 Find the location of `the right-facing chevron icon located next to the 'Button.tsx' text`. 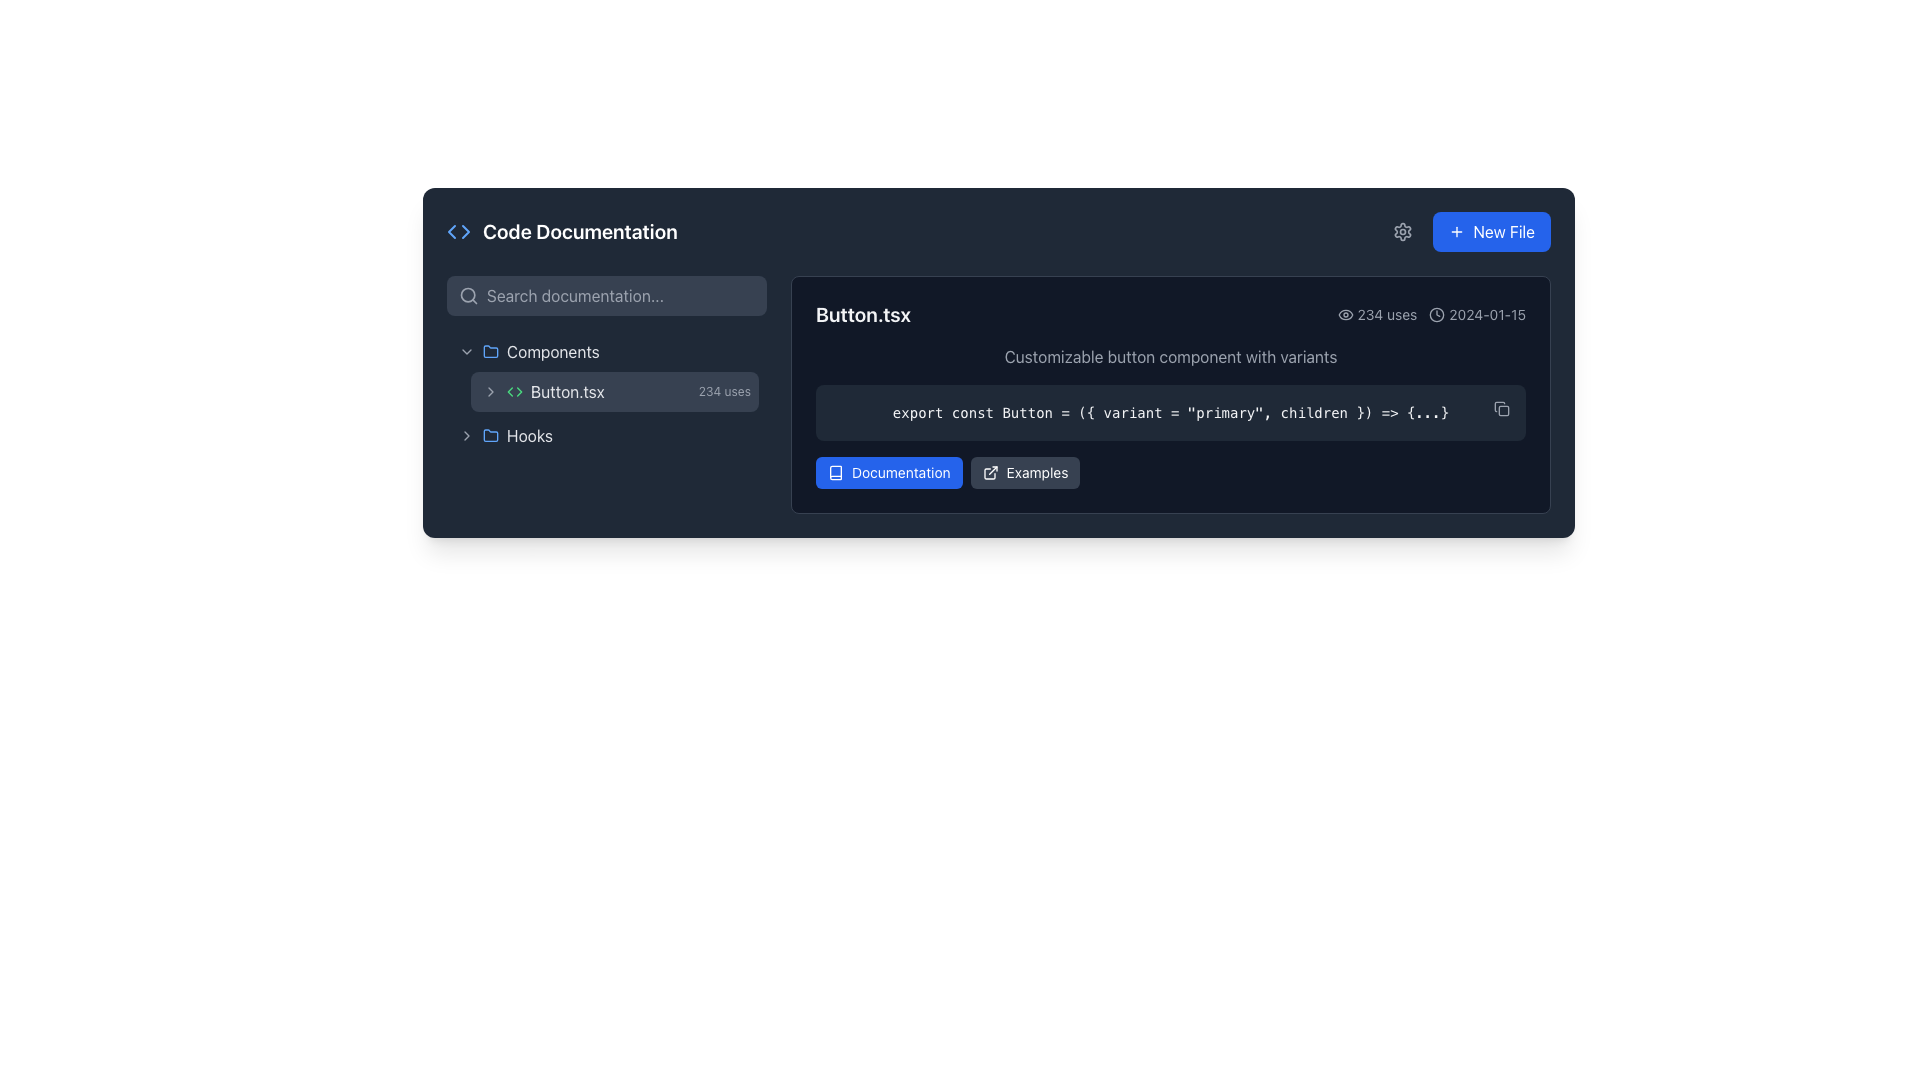

the right-facing chevron icon located next to the 'Button.tsx' text is located at coordinates (490, 392).